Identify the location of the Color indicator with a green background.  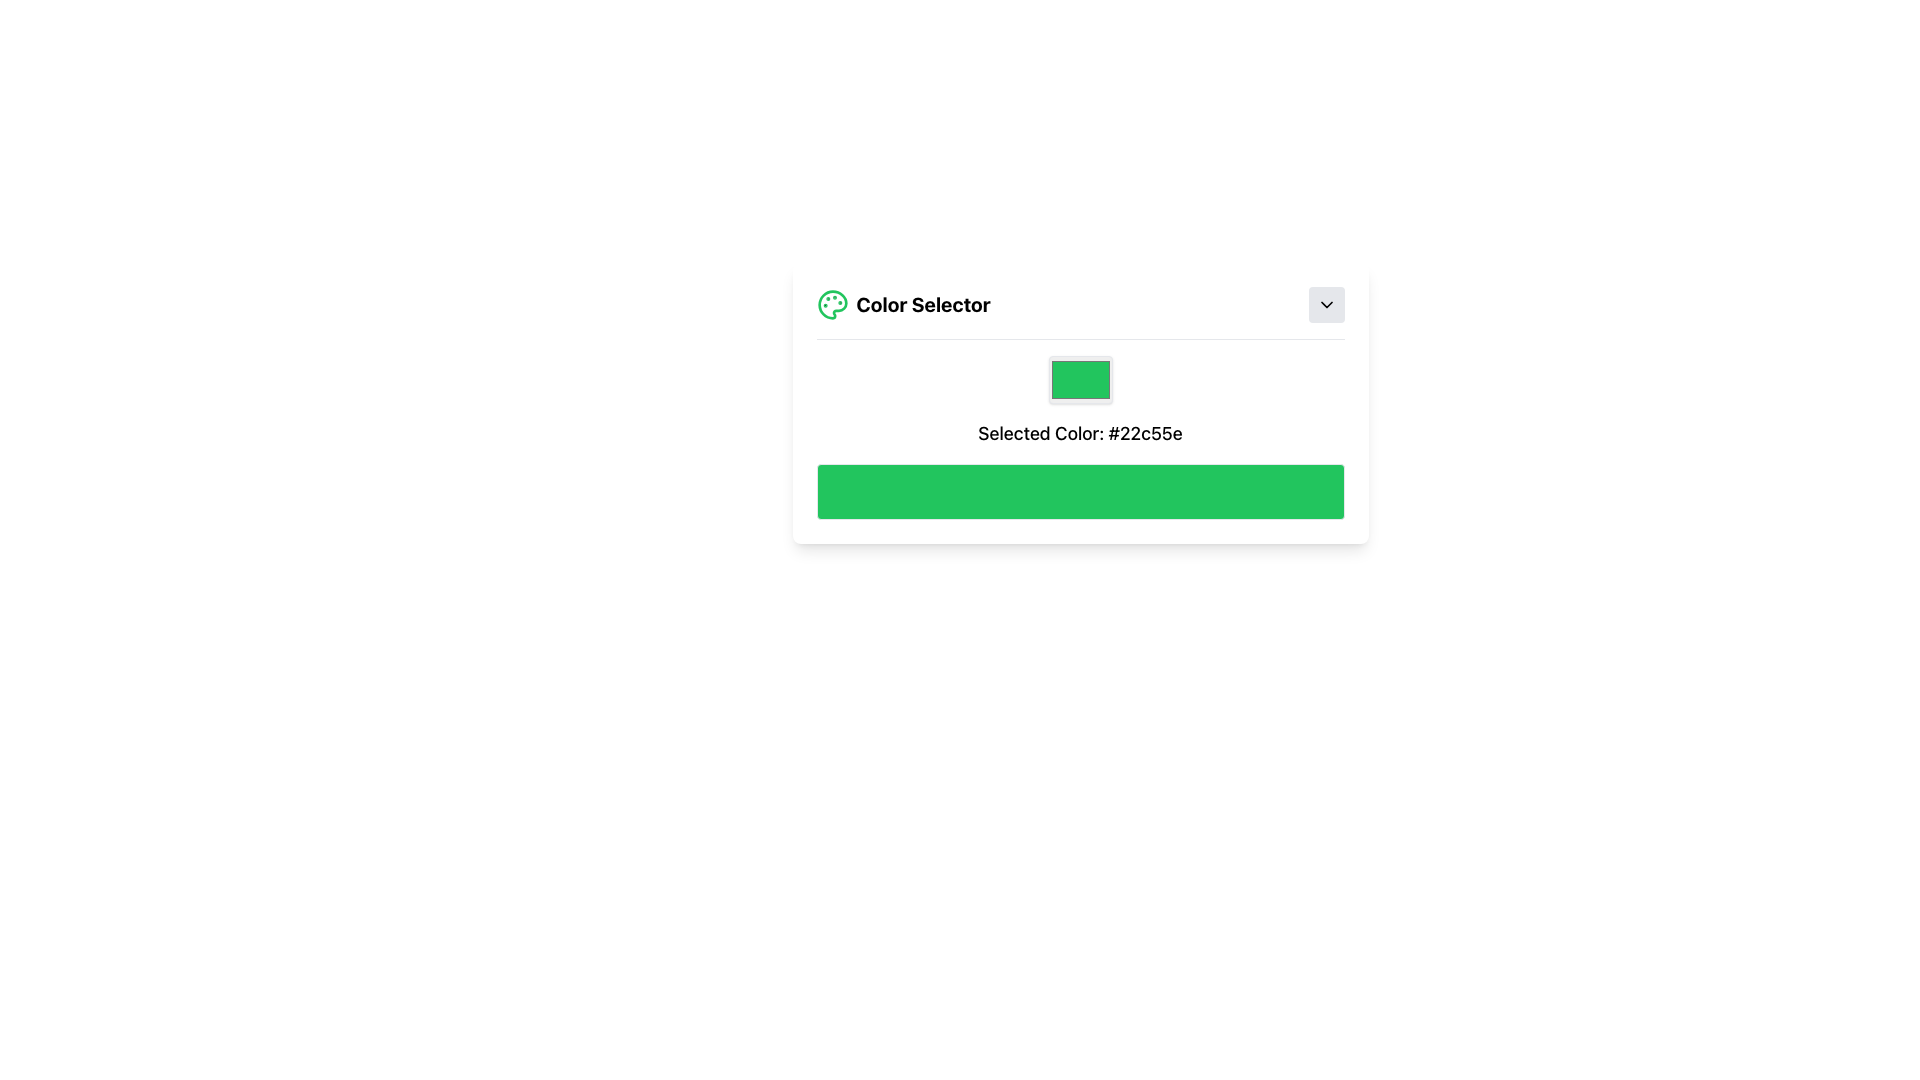
(1079, 380).